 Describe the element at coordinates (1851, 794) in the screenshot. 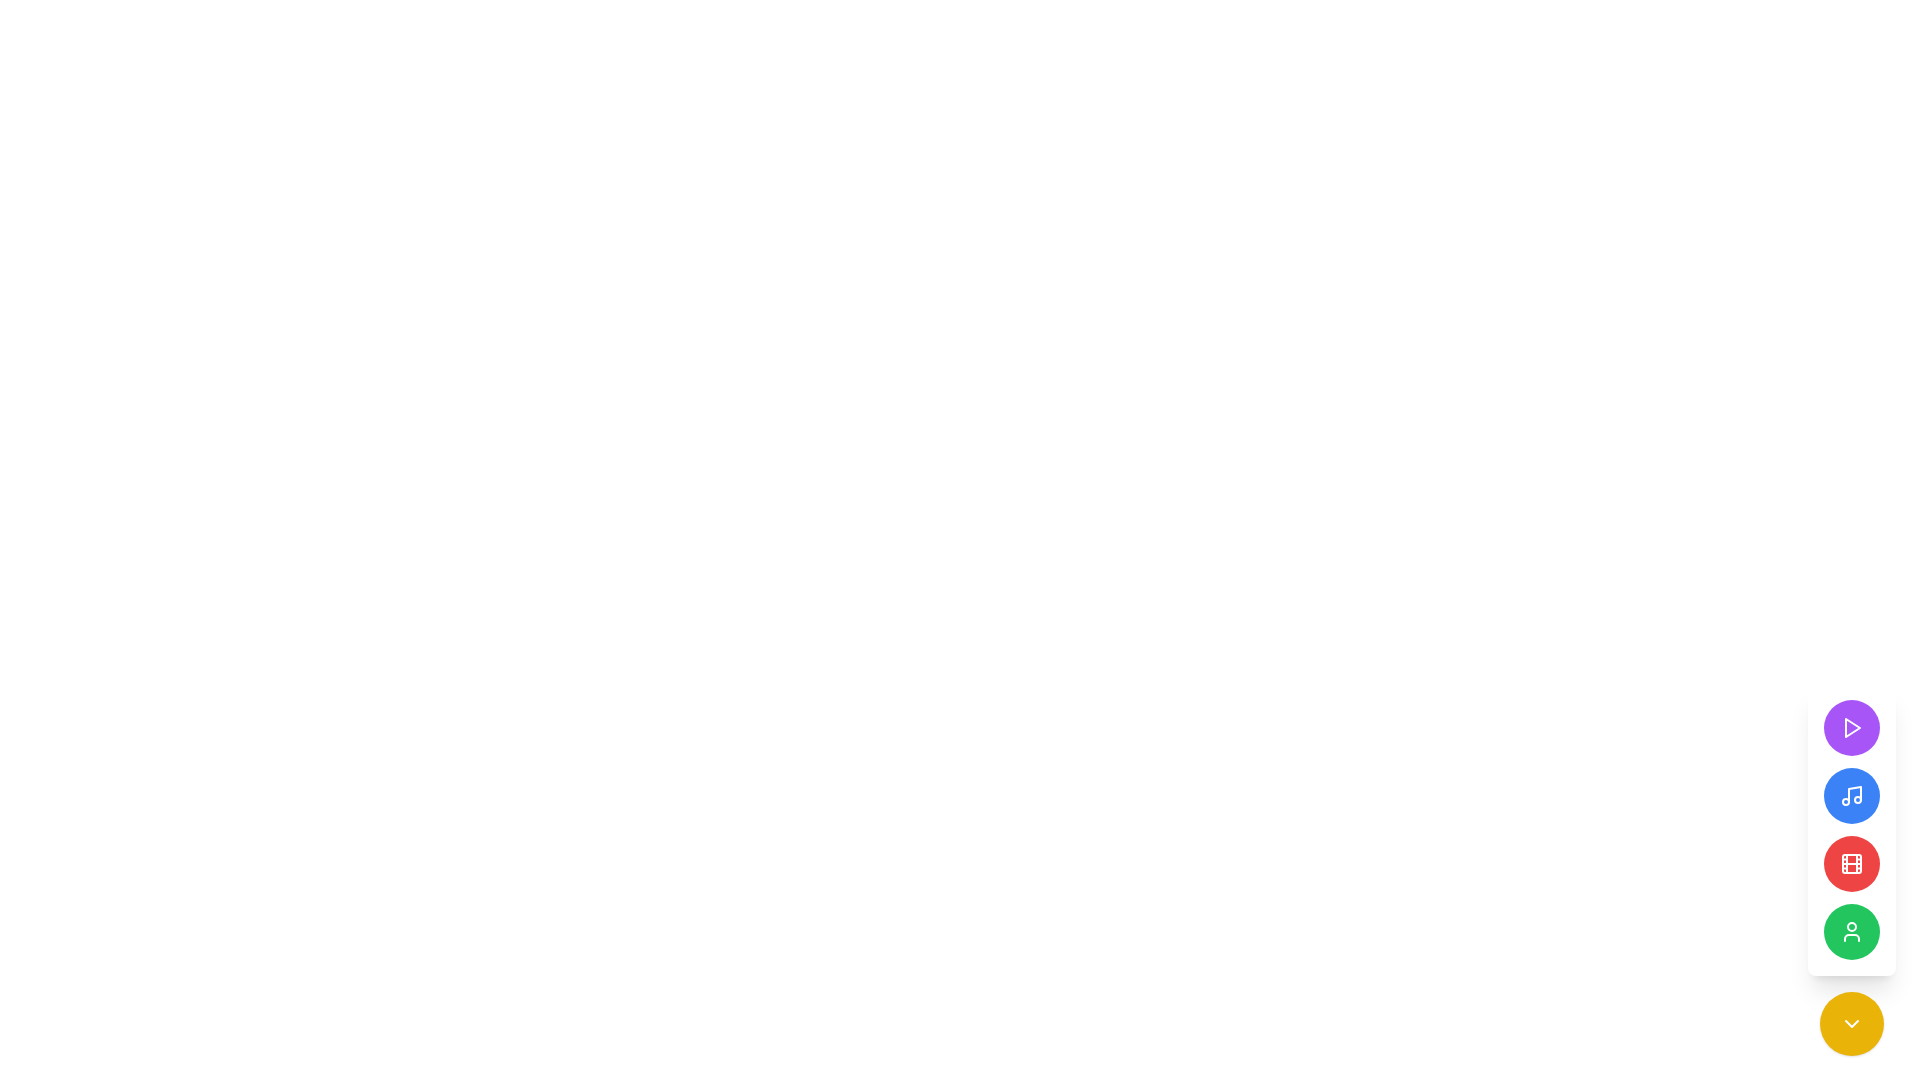

I see `the second icon button in the vertical navigation strip` at that location.